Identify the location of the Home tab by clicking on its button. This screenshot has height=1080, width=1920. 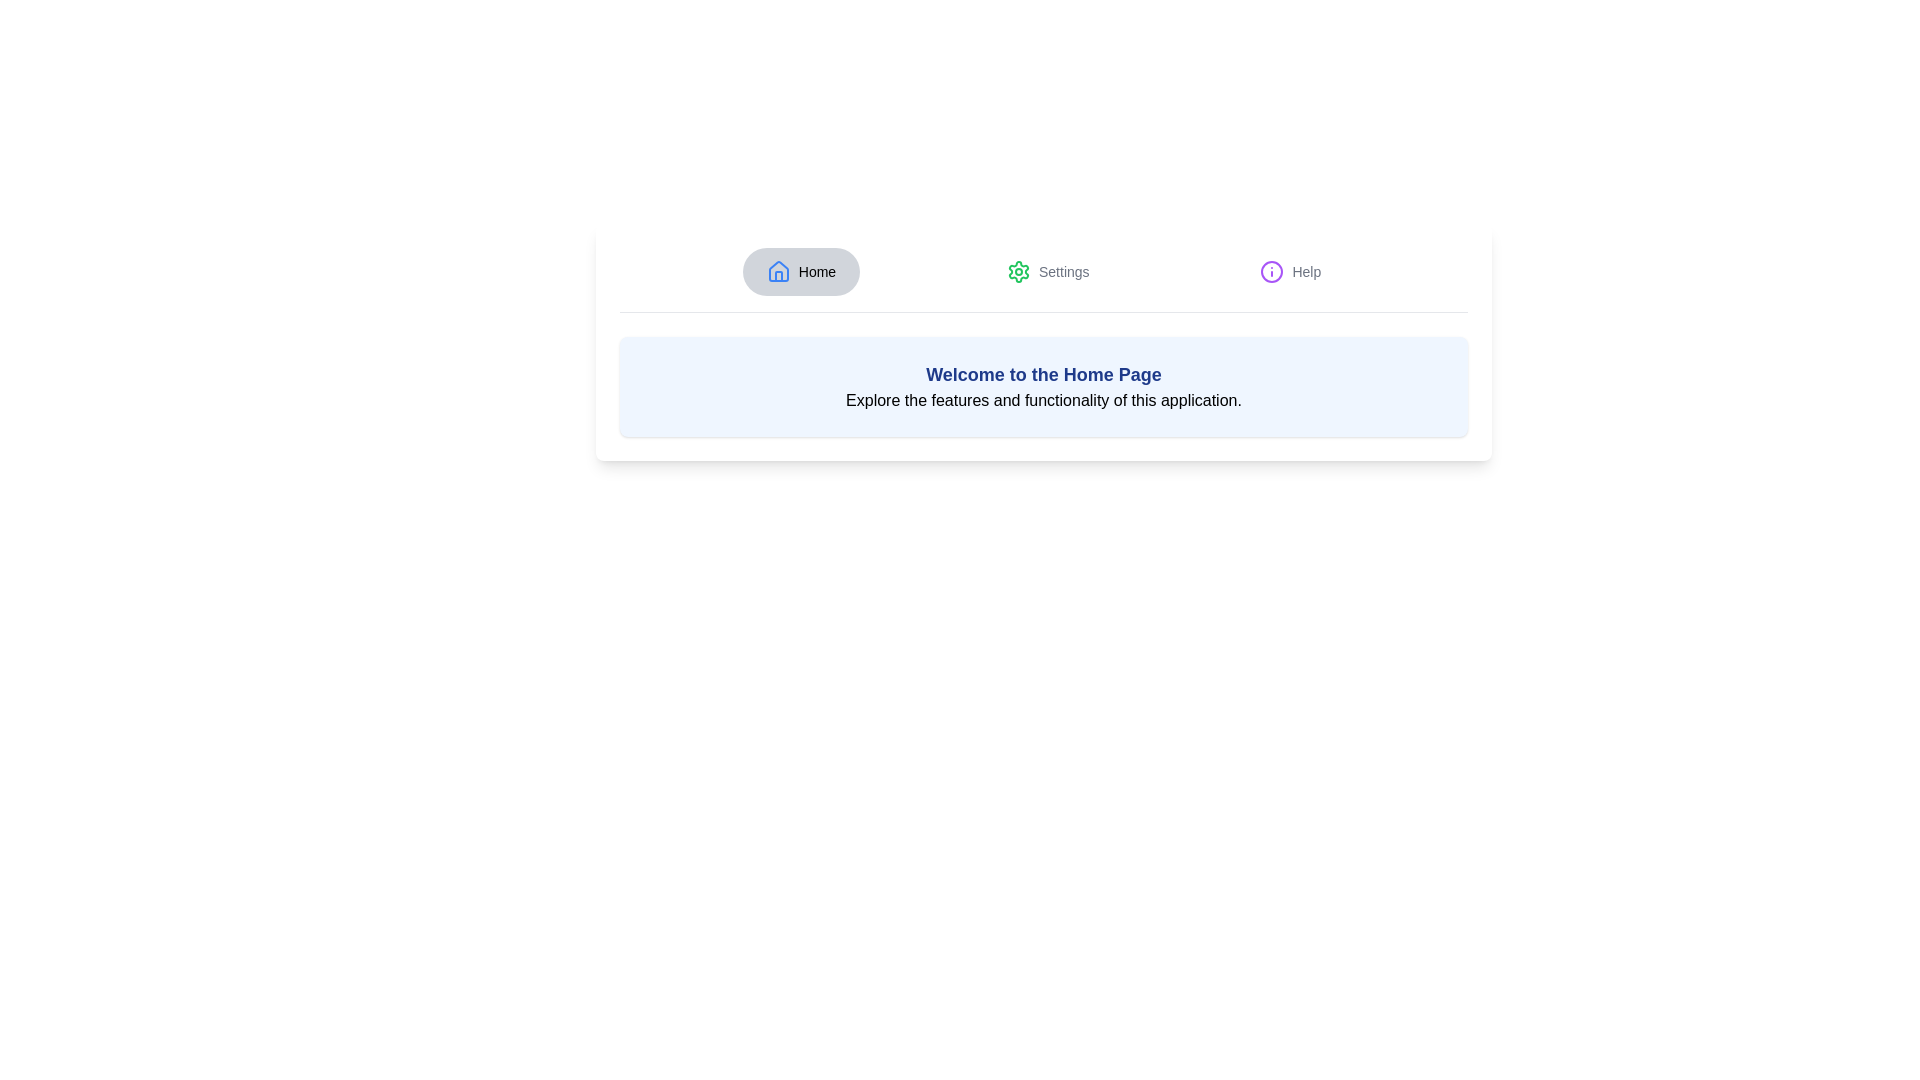
(801, 272).